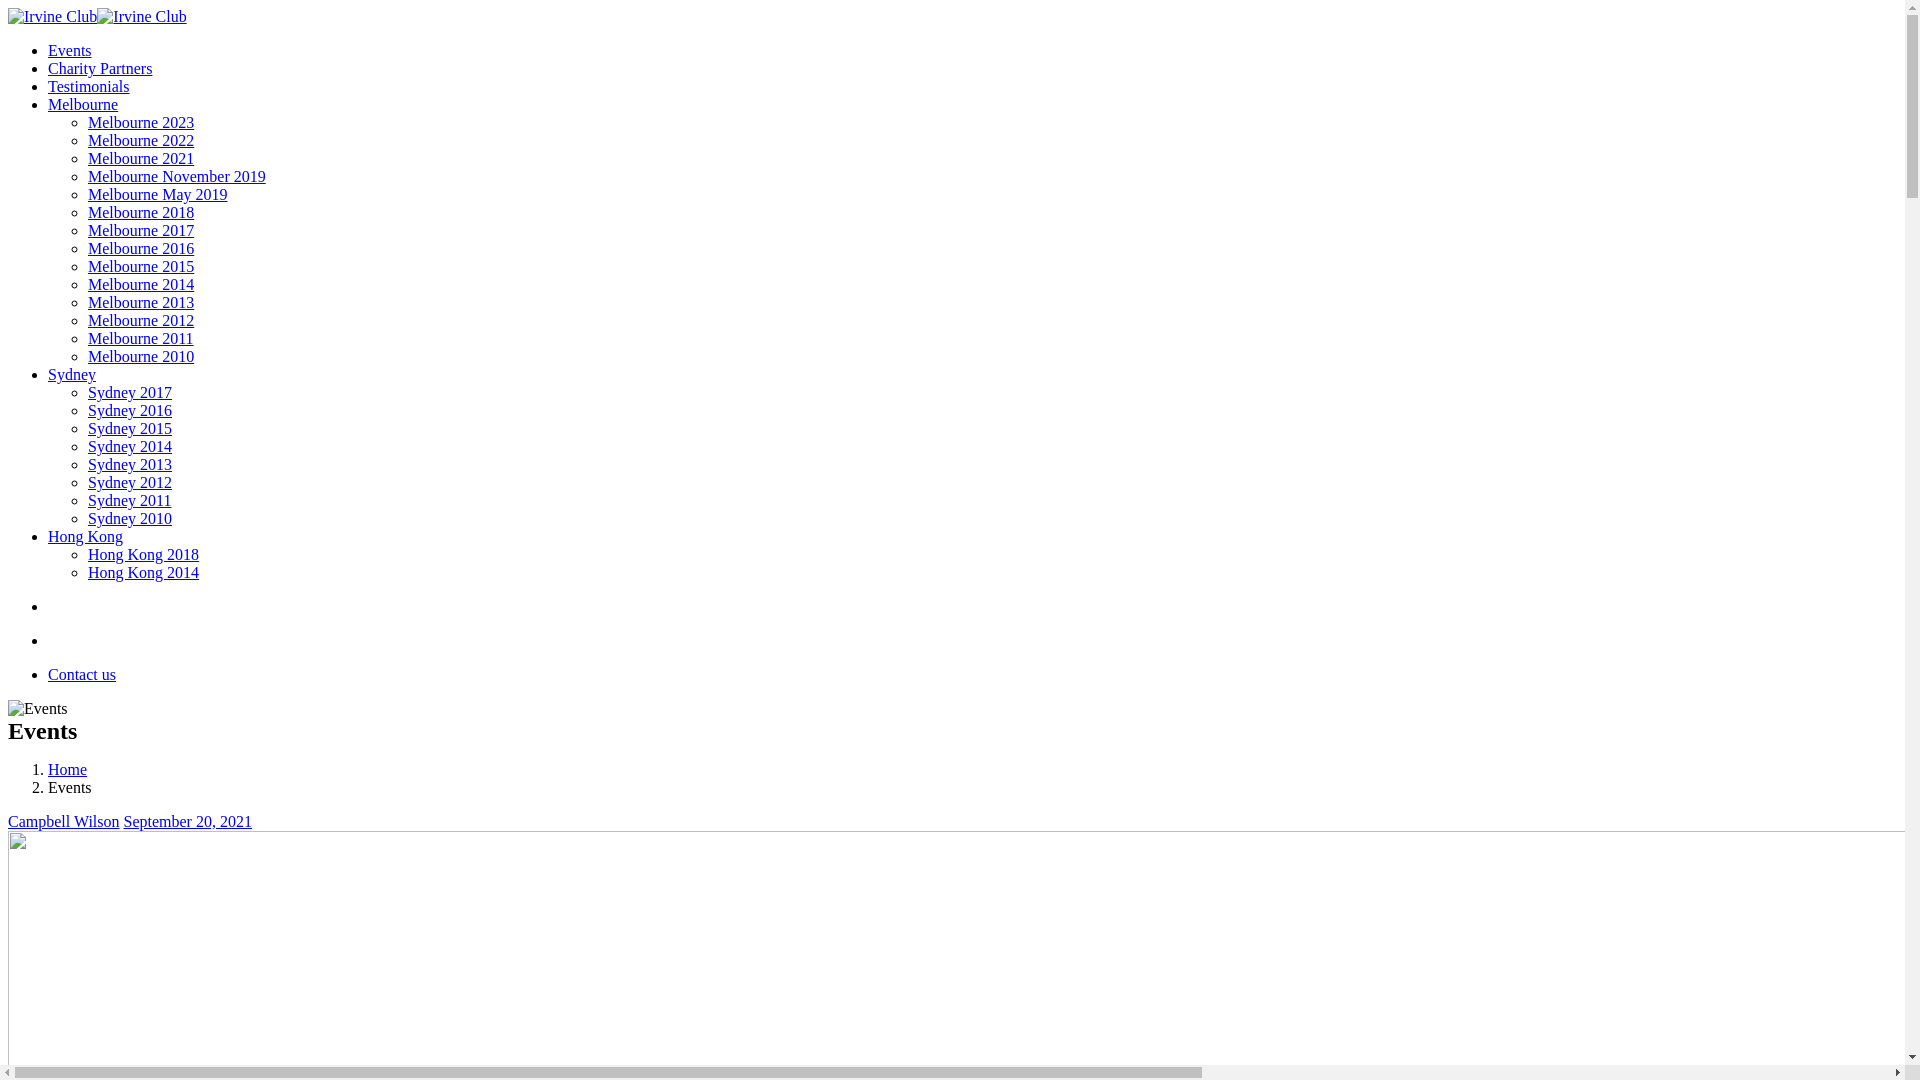 The height and width of the screenshot is (1080, 1920). What do you see at coordinates (86, 247) in the screenshot?
I see `'Melbourne 2016'` at bounding box center [86, 247].